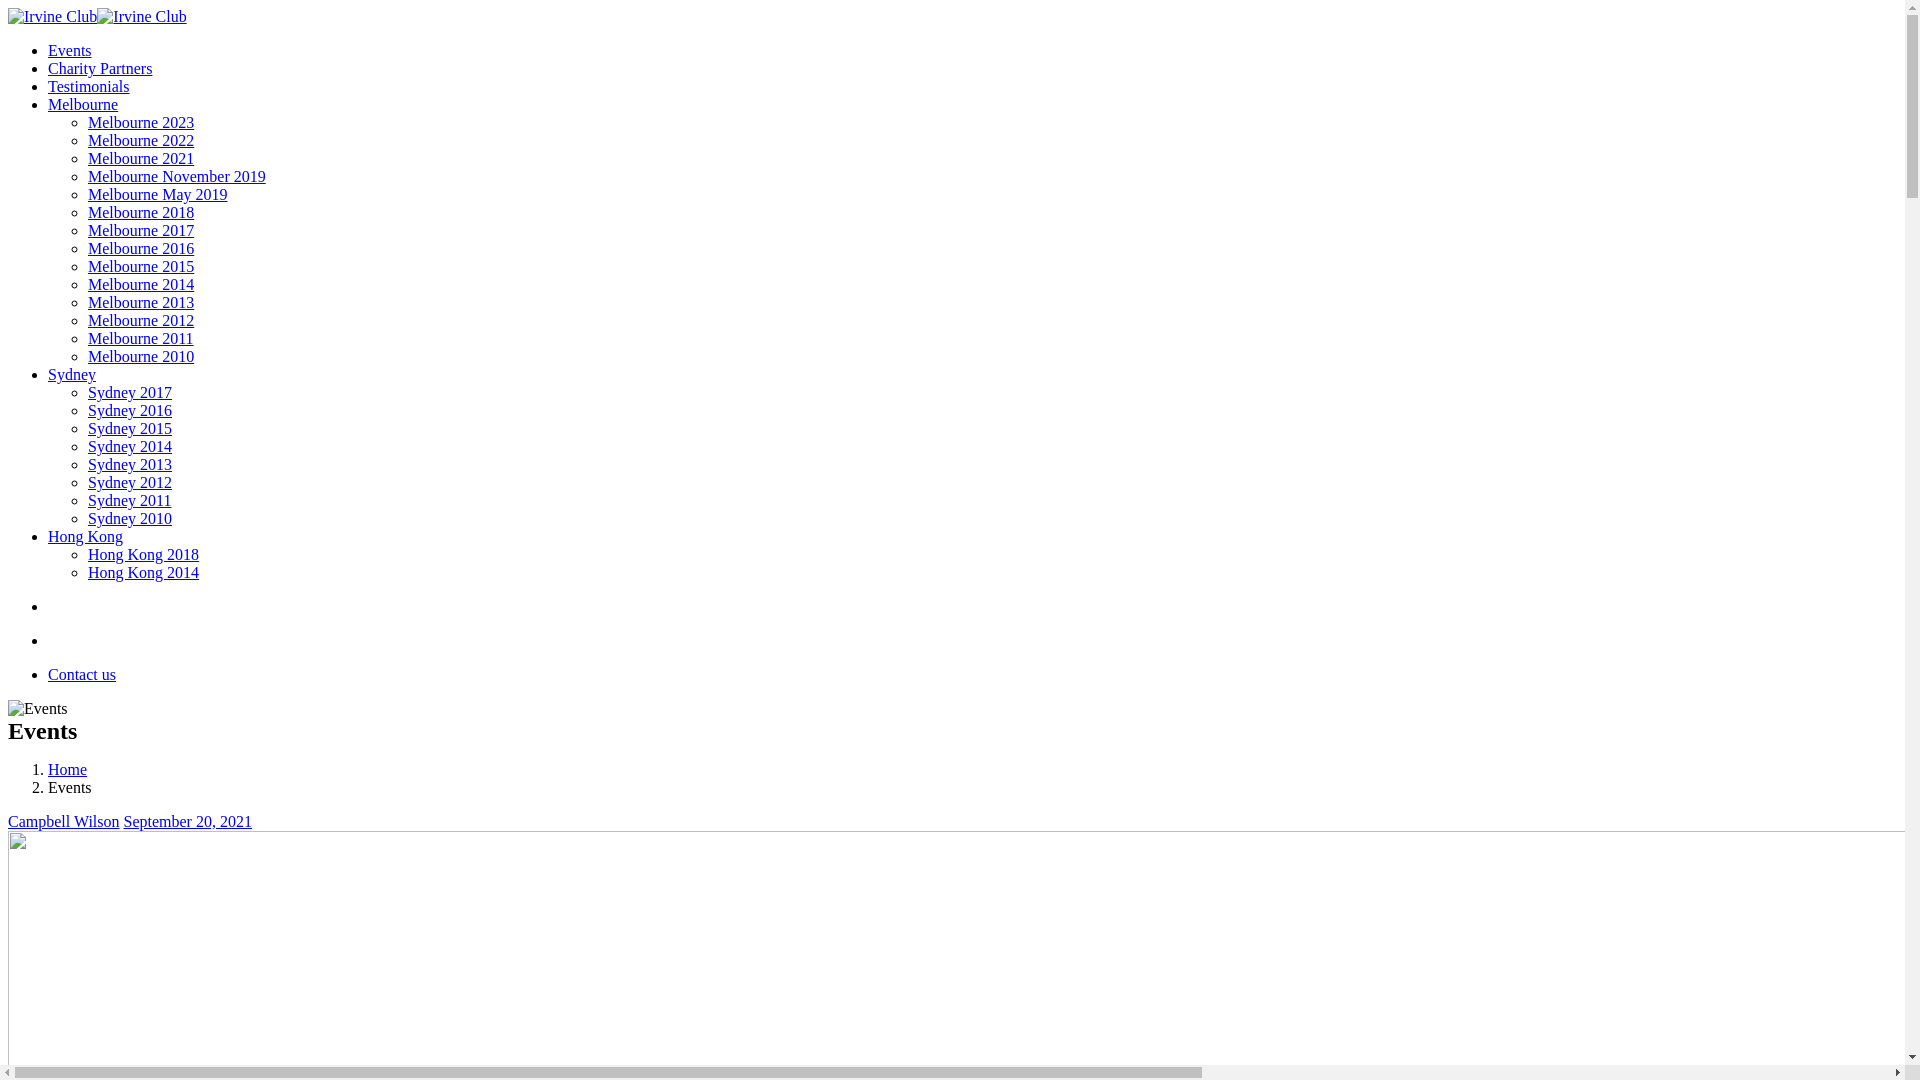 The height and width of the screenshot is (1080, 1920). What do you see at coordinates (86, 247) in the screenshot?
I see `'Melbourne 2016'` at bounding box center [86, 247].